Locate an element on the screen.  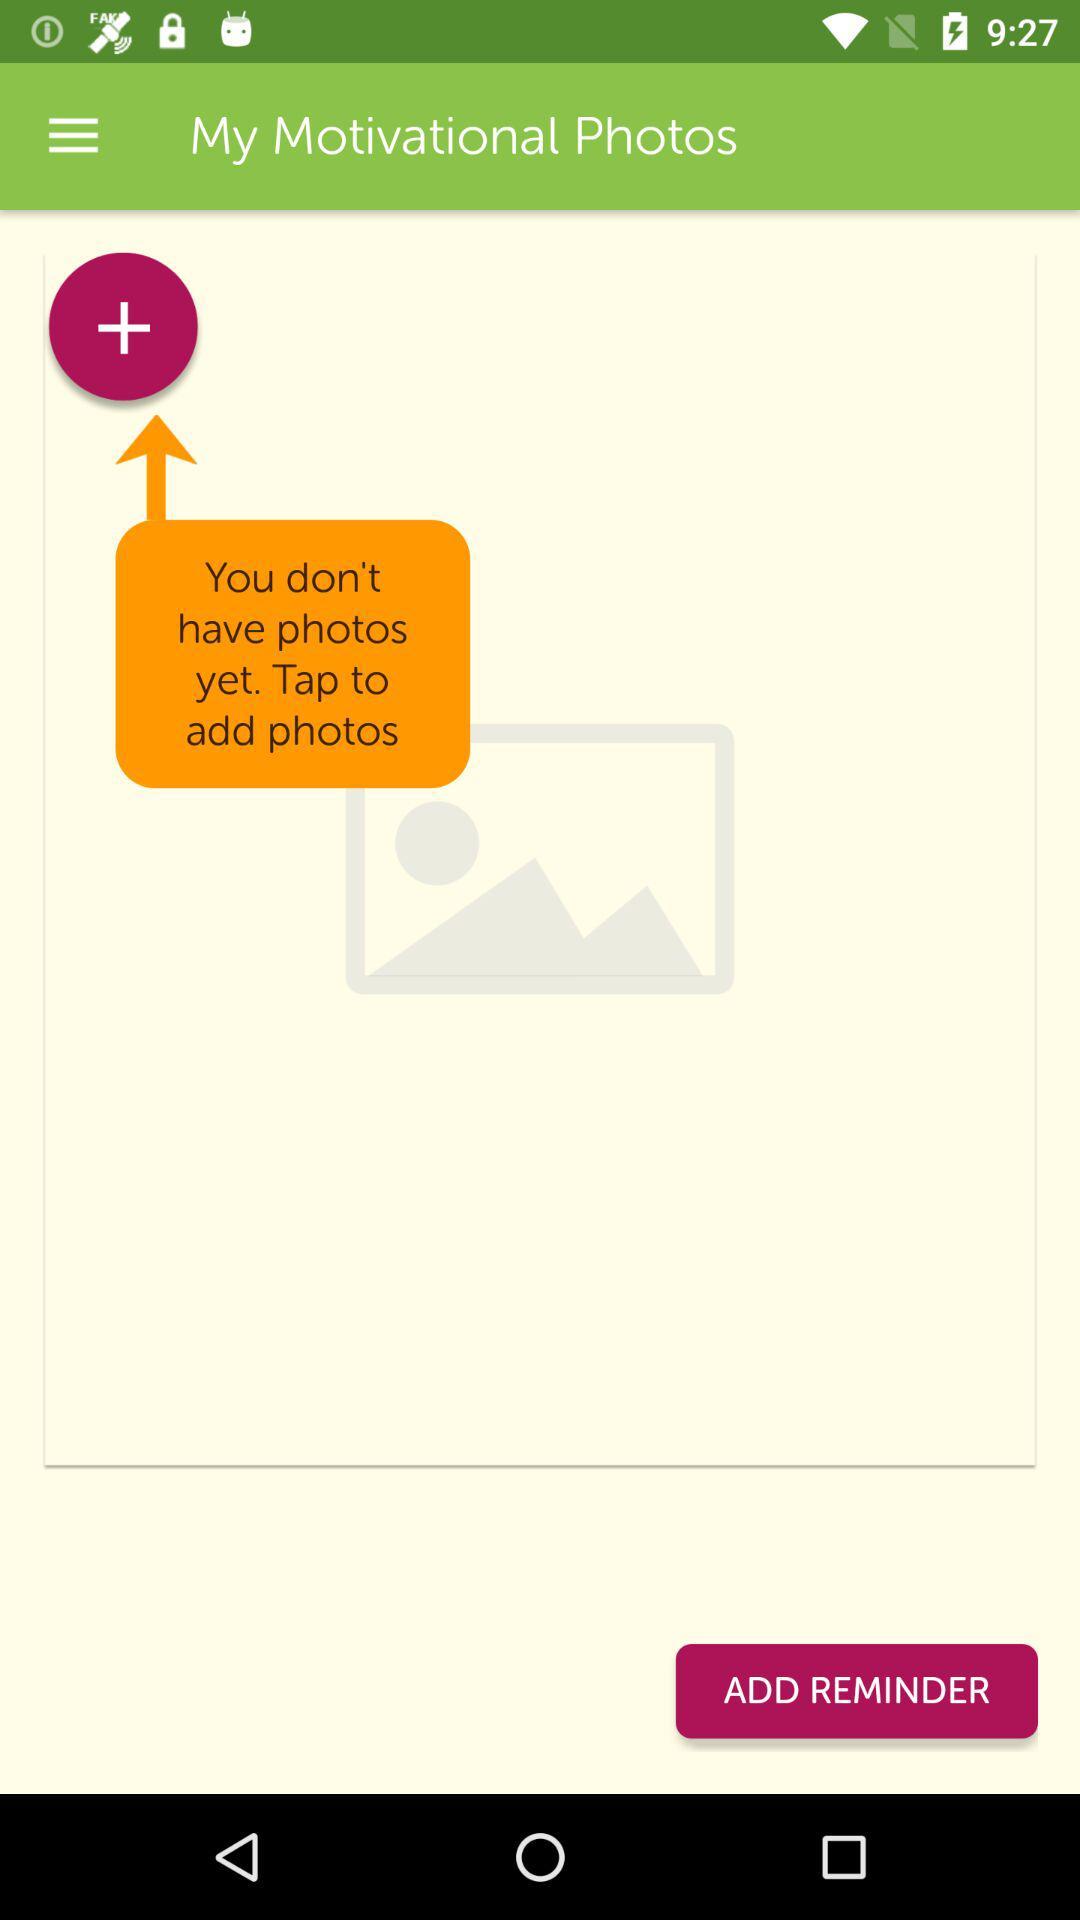
add reminder item is located at coordinates (855, 1690).